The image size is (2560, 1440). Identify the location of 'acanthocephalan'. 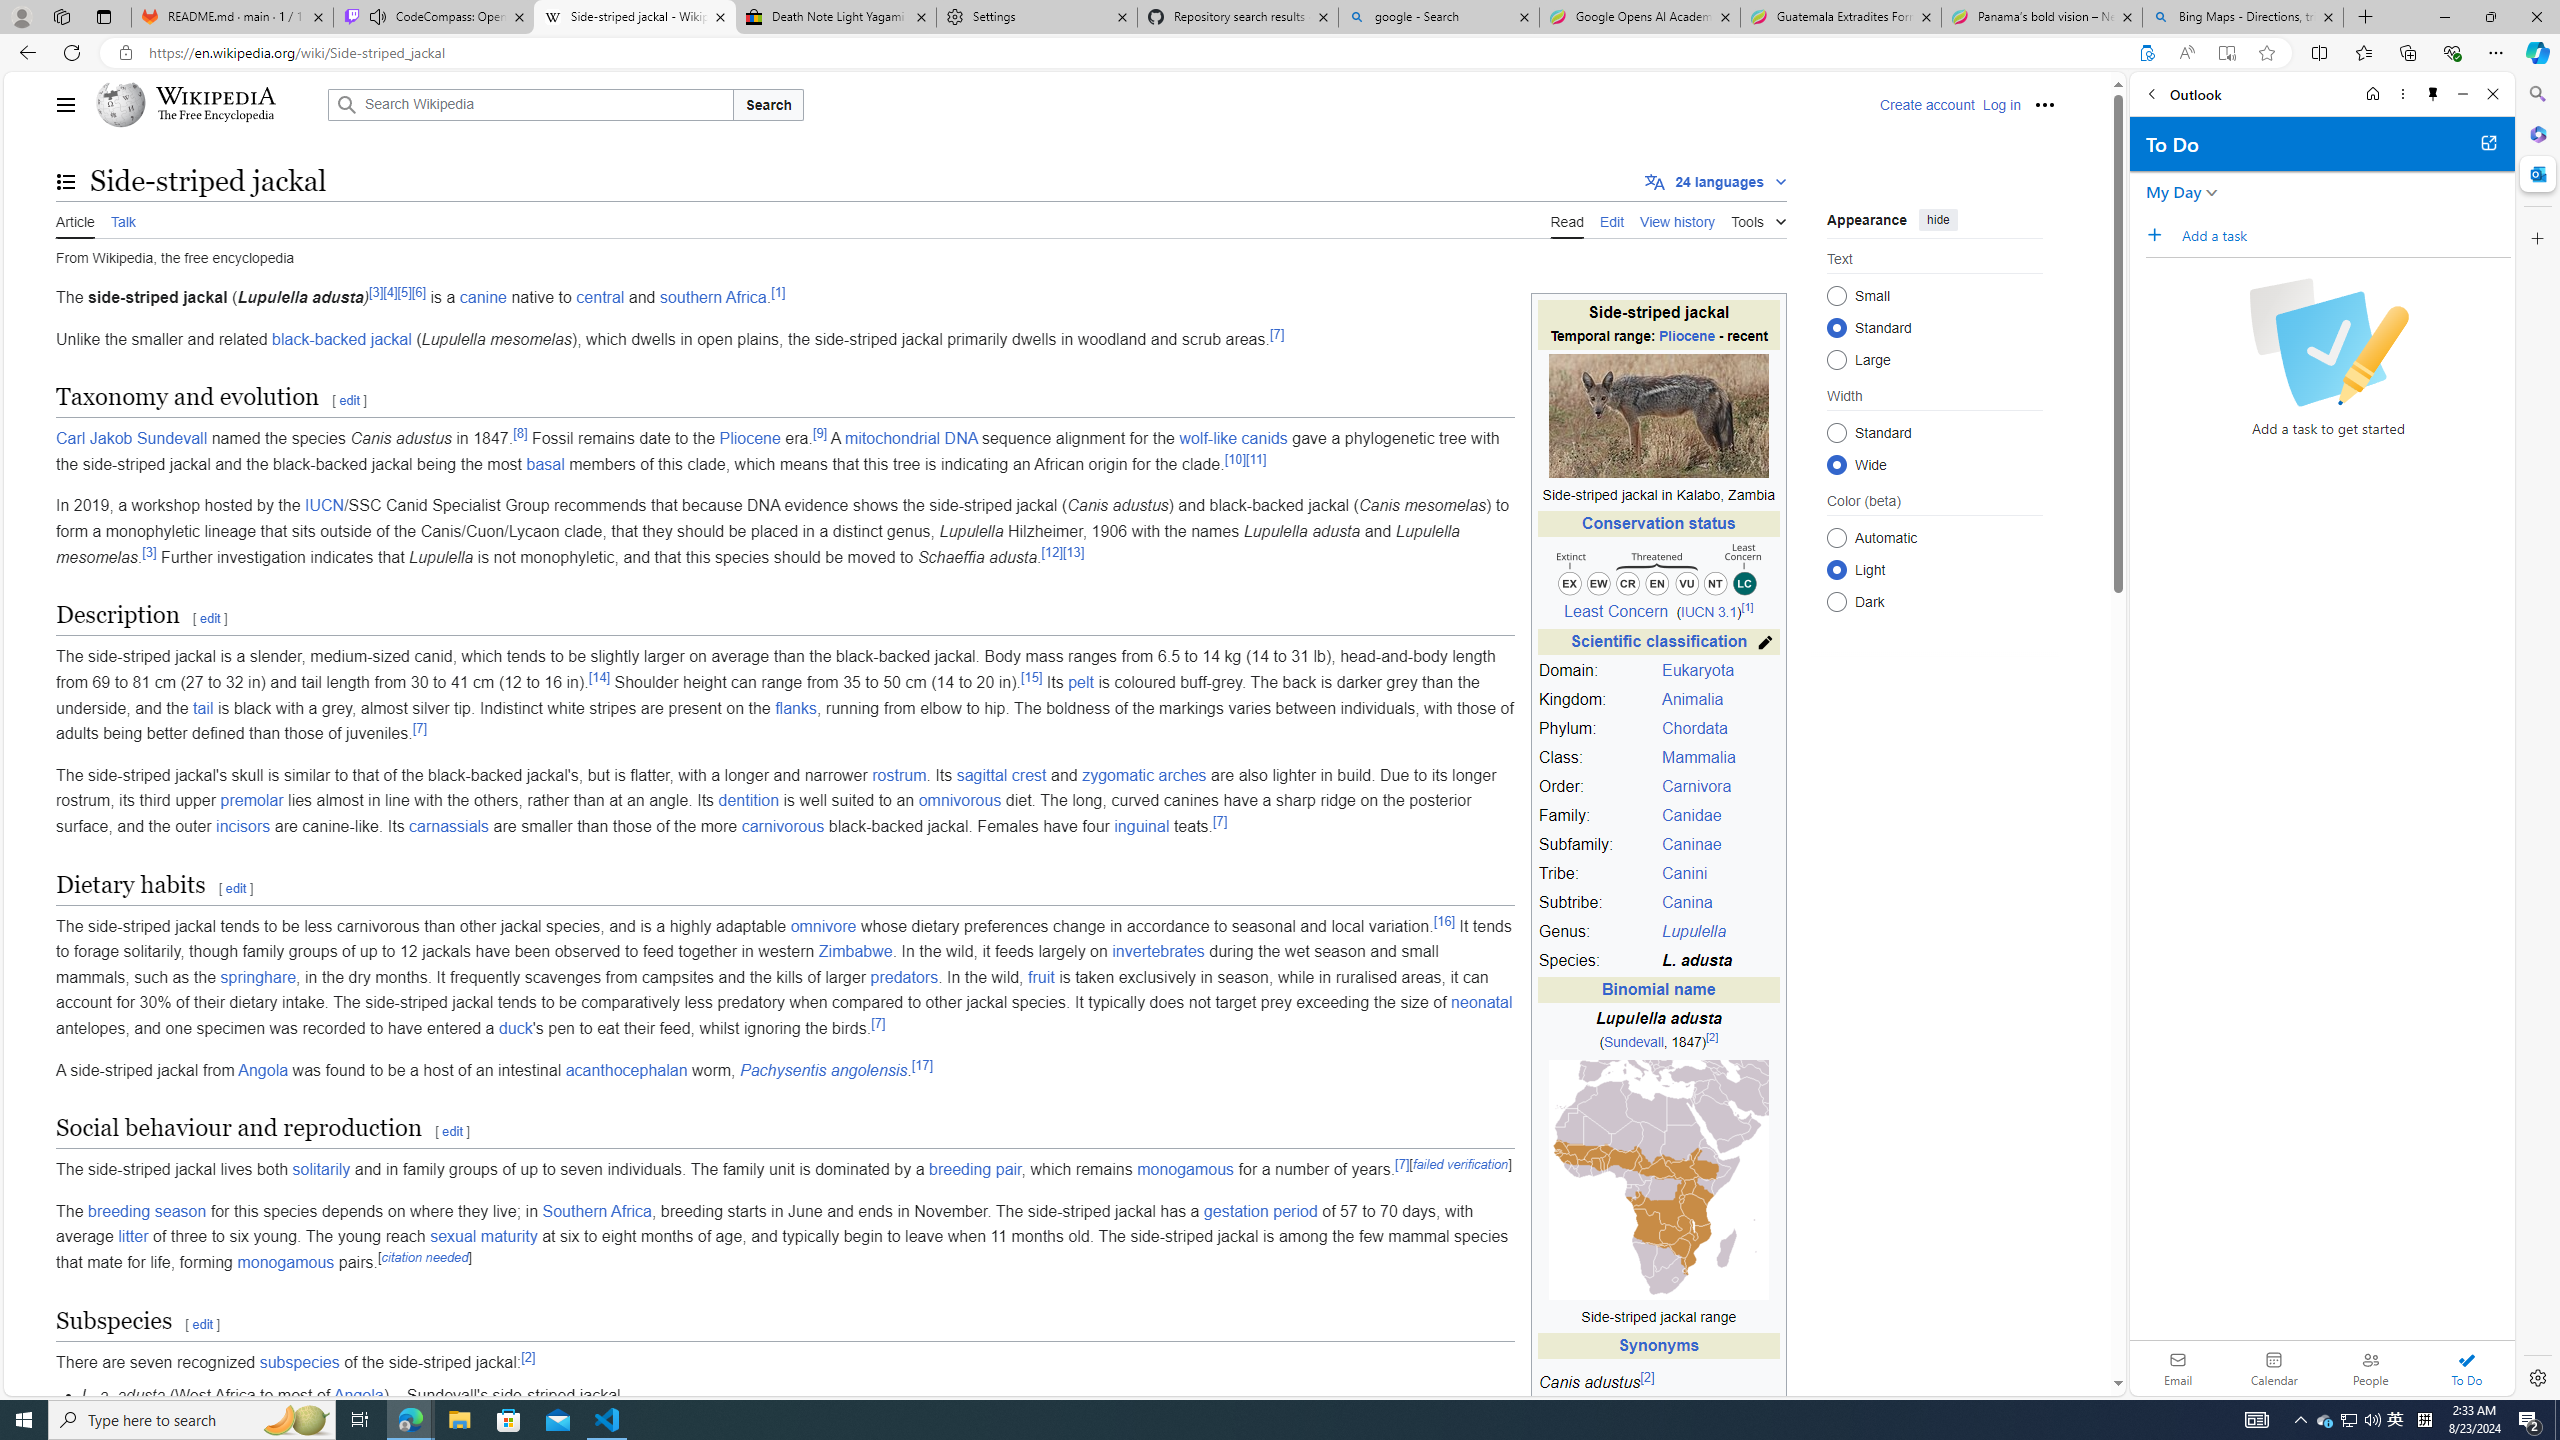
(627, 1068).